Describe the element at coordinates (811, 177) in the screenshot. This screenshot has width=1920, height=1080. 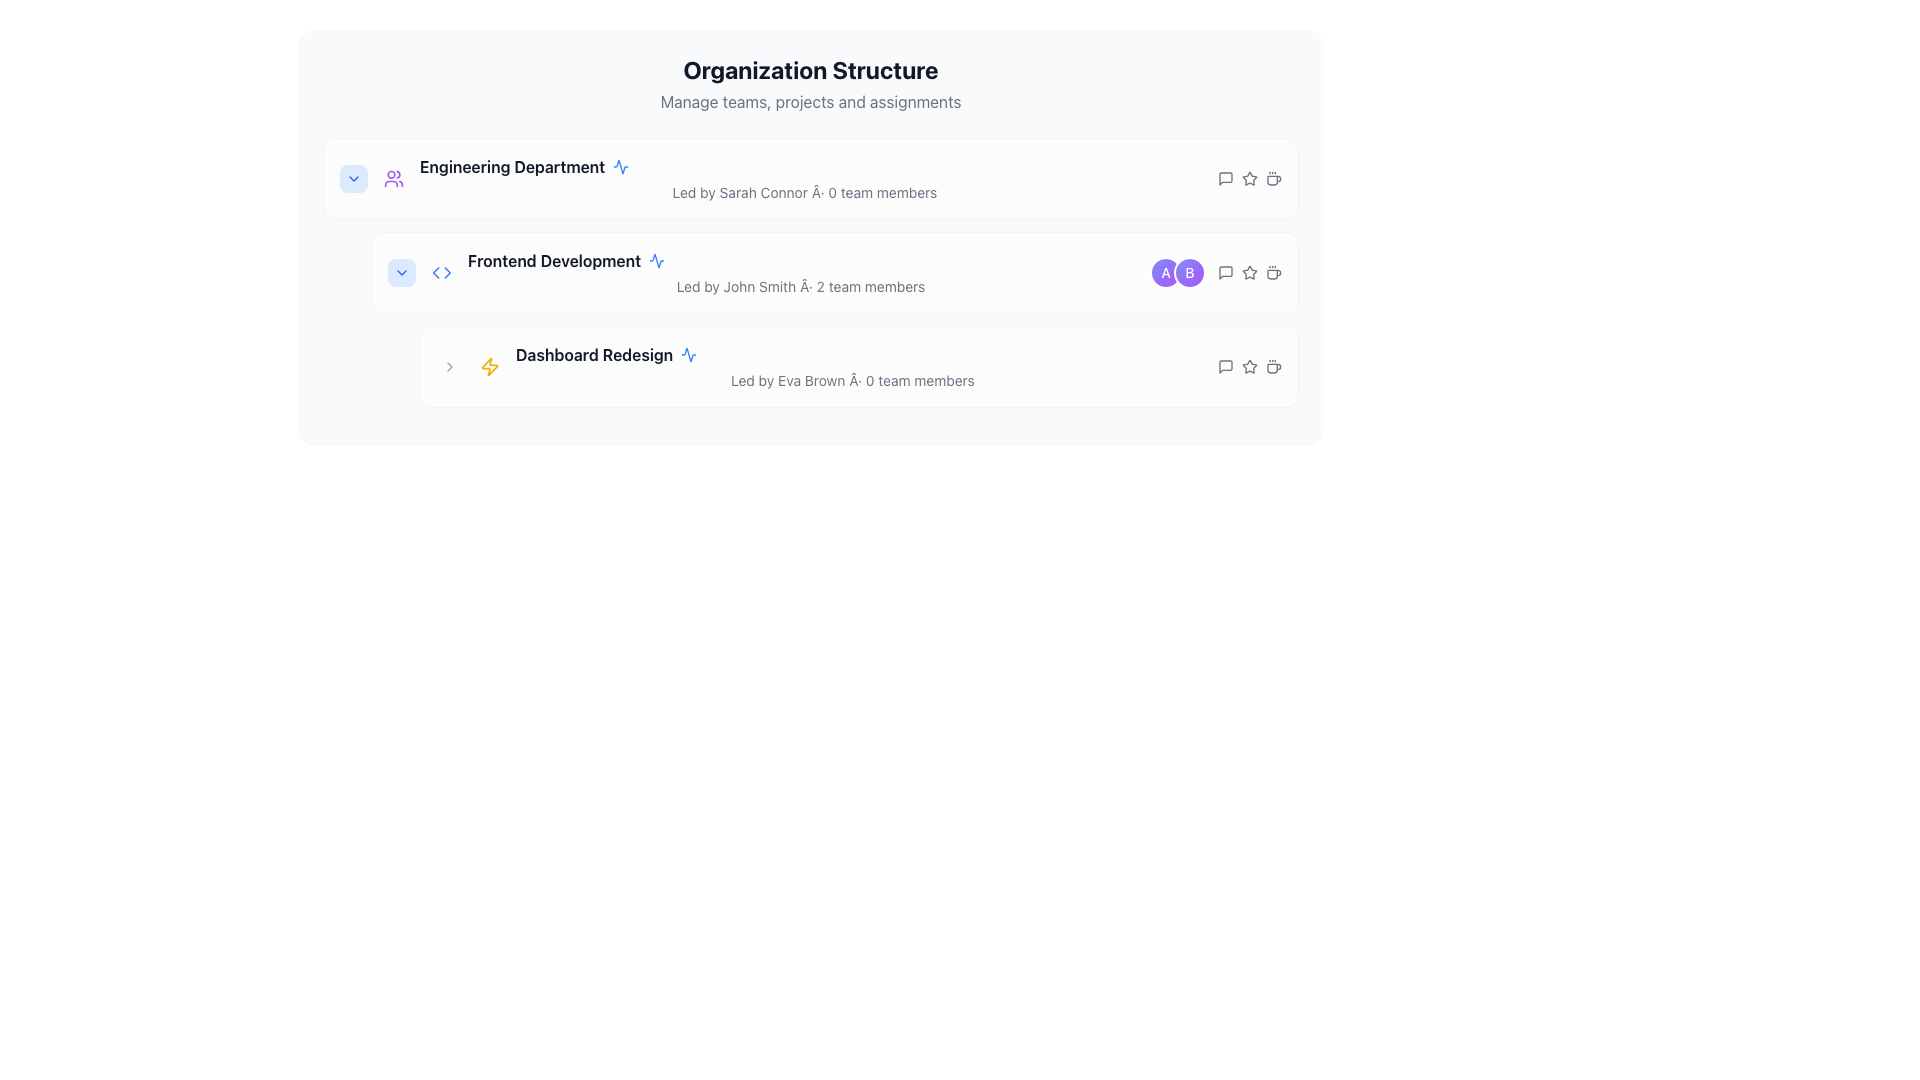
I see `information displayed on the 'Engineering Department' card, which is the first item in the vertical list of organizational units` at that location.